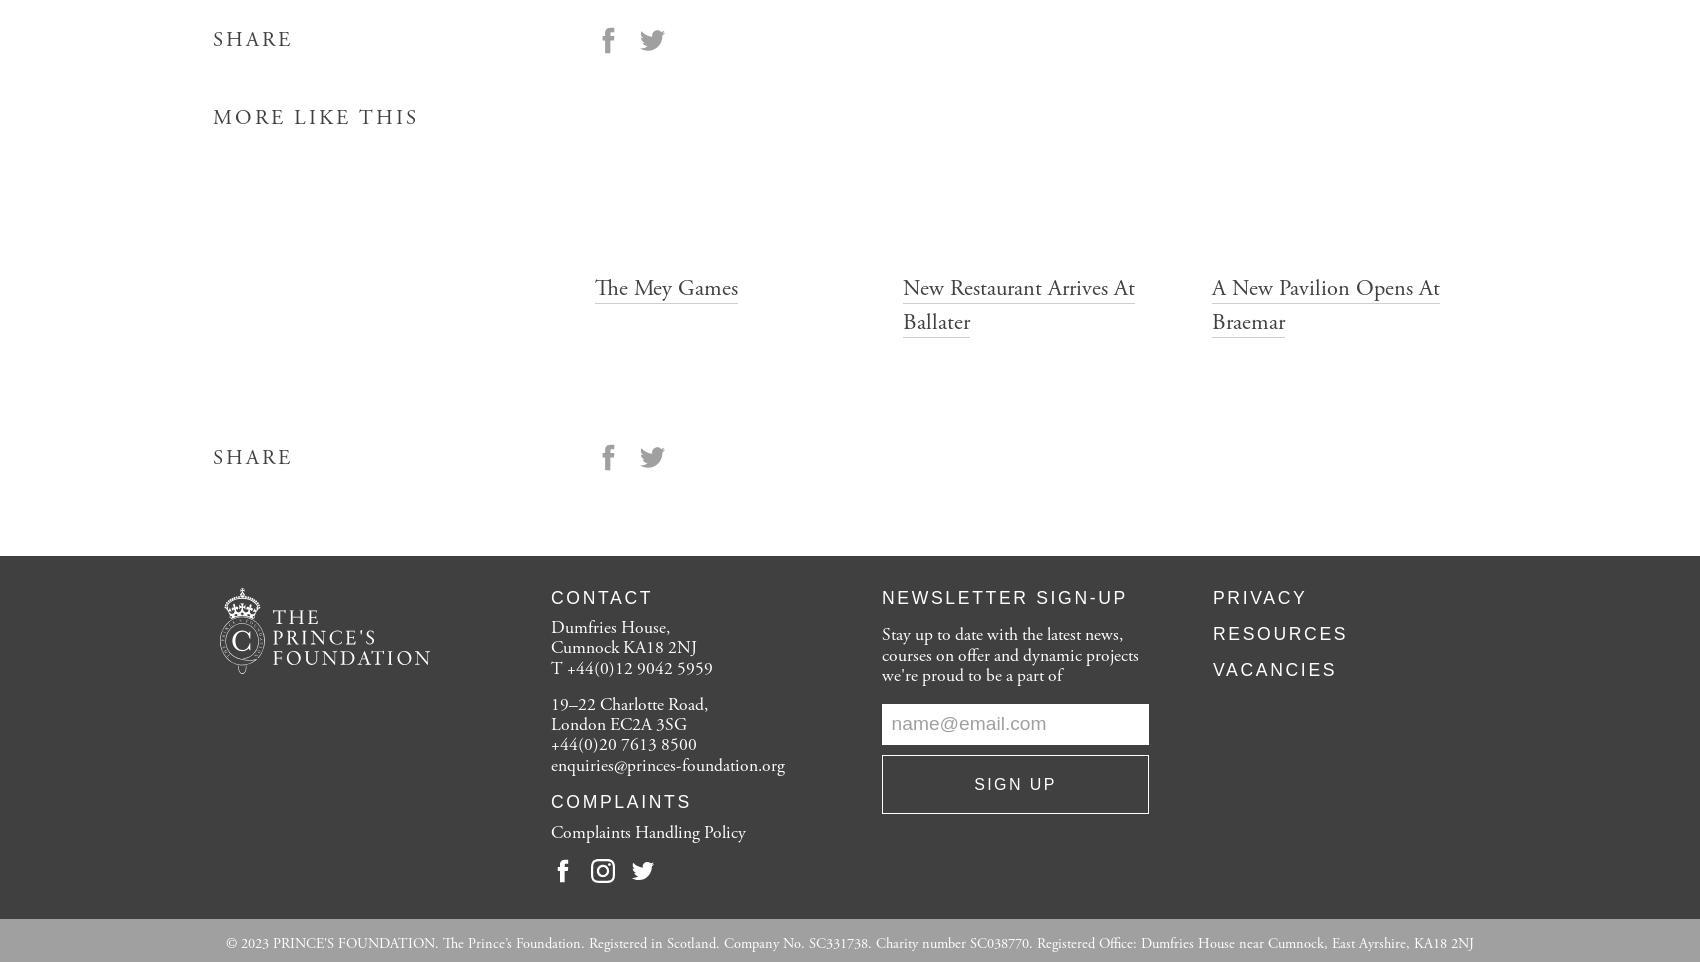 This screenshot has width=1700, height=962. Describe the element at coordinates (623, 744) in the screenshot. I see `'+44(0)20 7613 8500'` at that location.